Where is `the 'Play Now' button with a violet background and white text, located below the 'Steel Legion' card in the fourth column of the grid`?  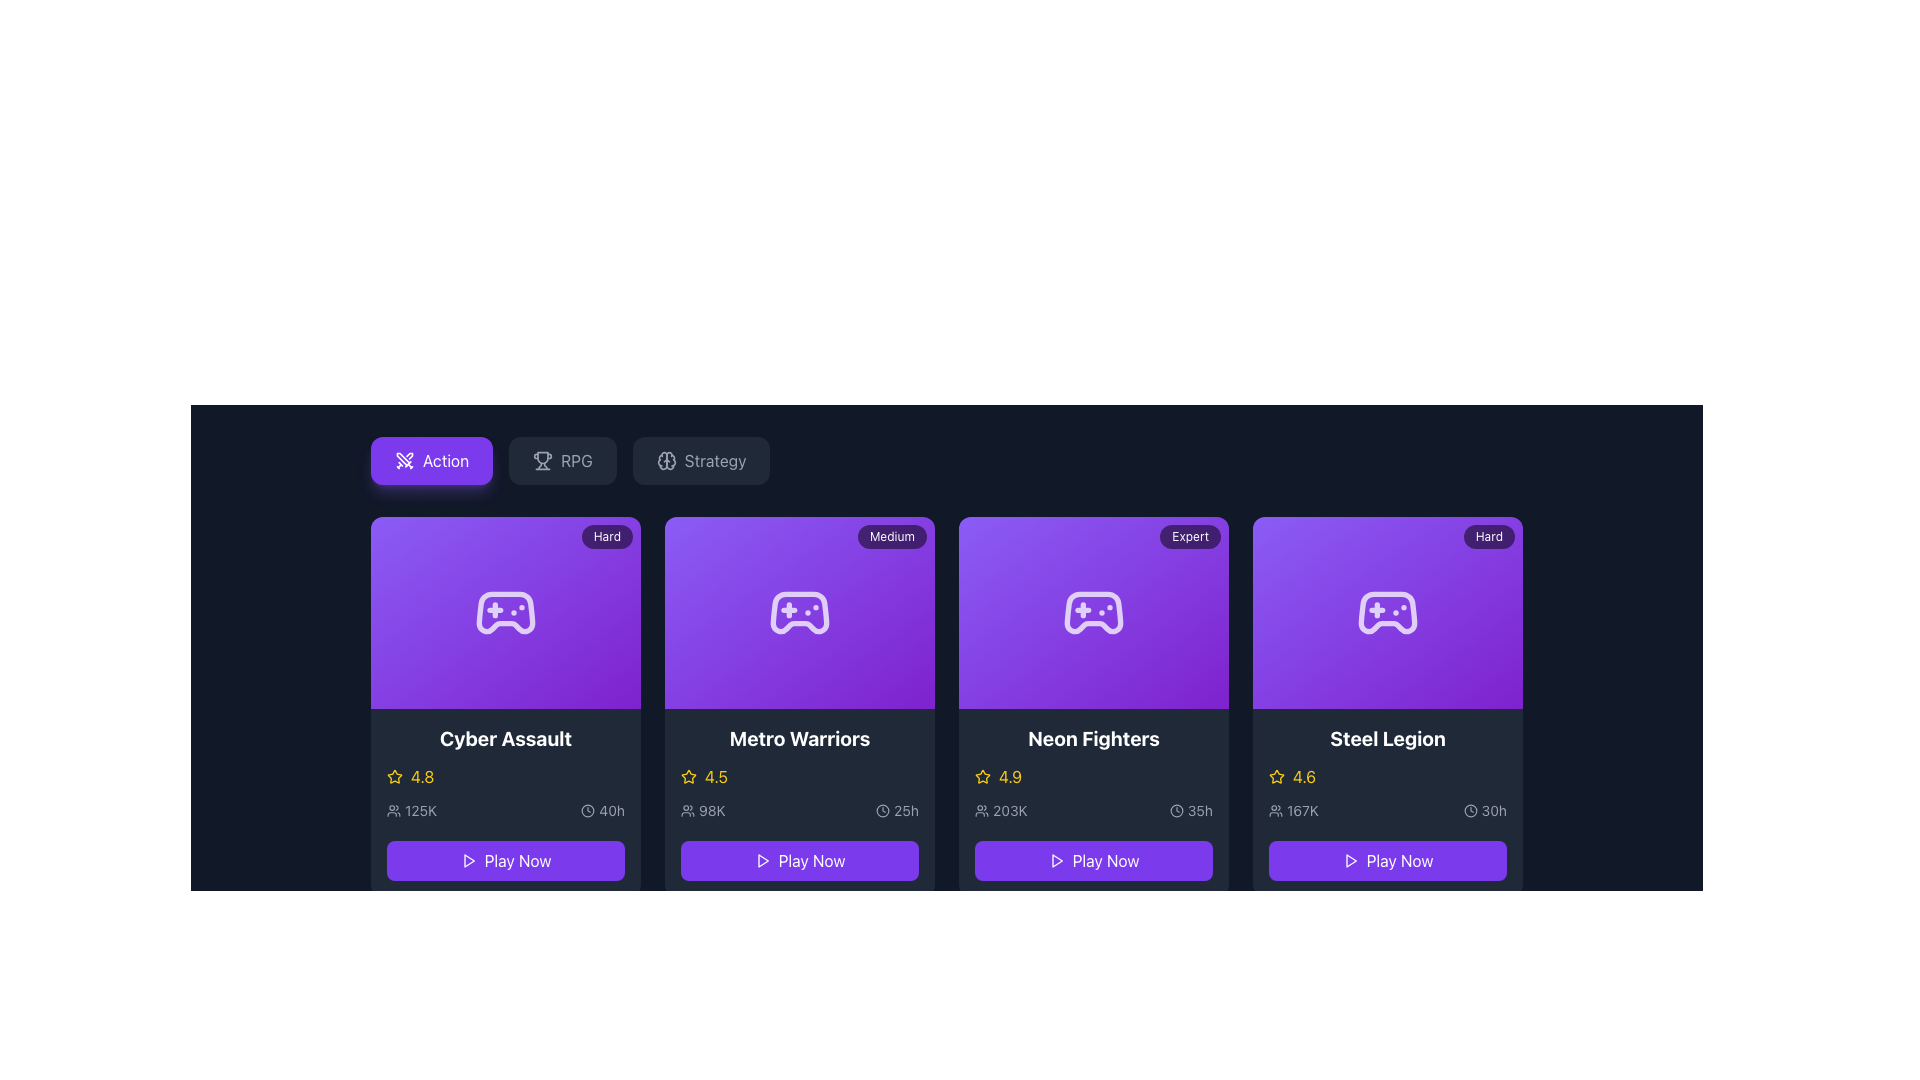 the 'Play Now' button with a violet background and white text, located below the 'Steel Legion' card in the fourth column of the grid is located at coordinates (1386, 859).